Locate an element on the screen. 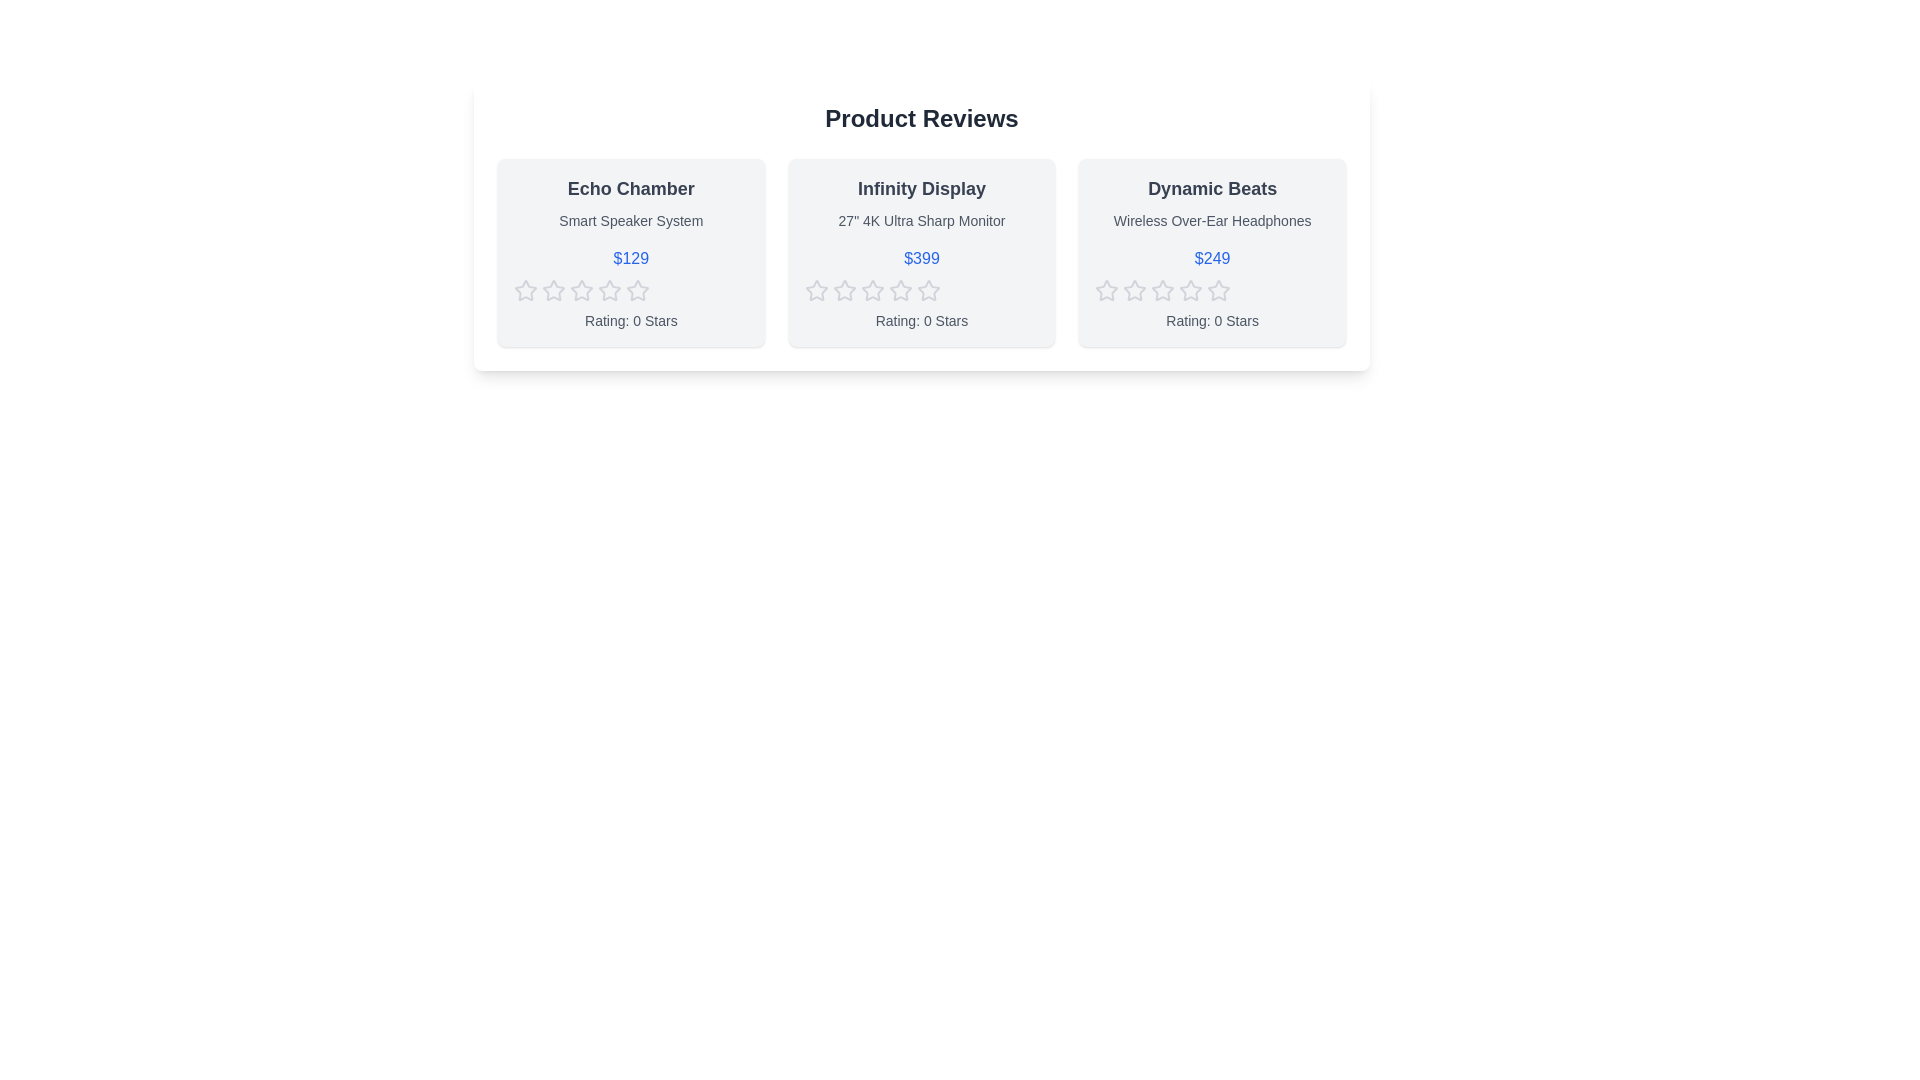 The image size is (1920, 1080). the text label 'Wireless Over-Ear Headphones' which is styled in a small, gray font and positioned below 'Dynamic Beats' and above the price label '$249' is located at coordinates (1211, 220).